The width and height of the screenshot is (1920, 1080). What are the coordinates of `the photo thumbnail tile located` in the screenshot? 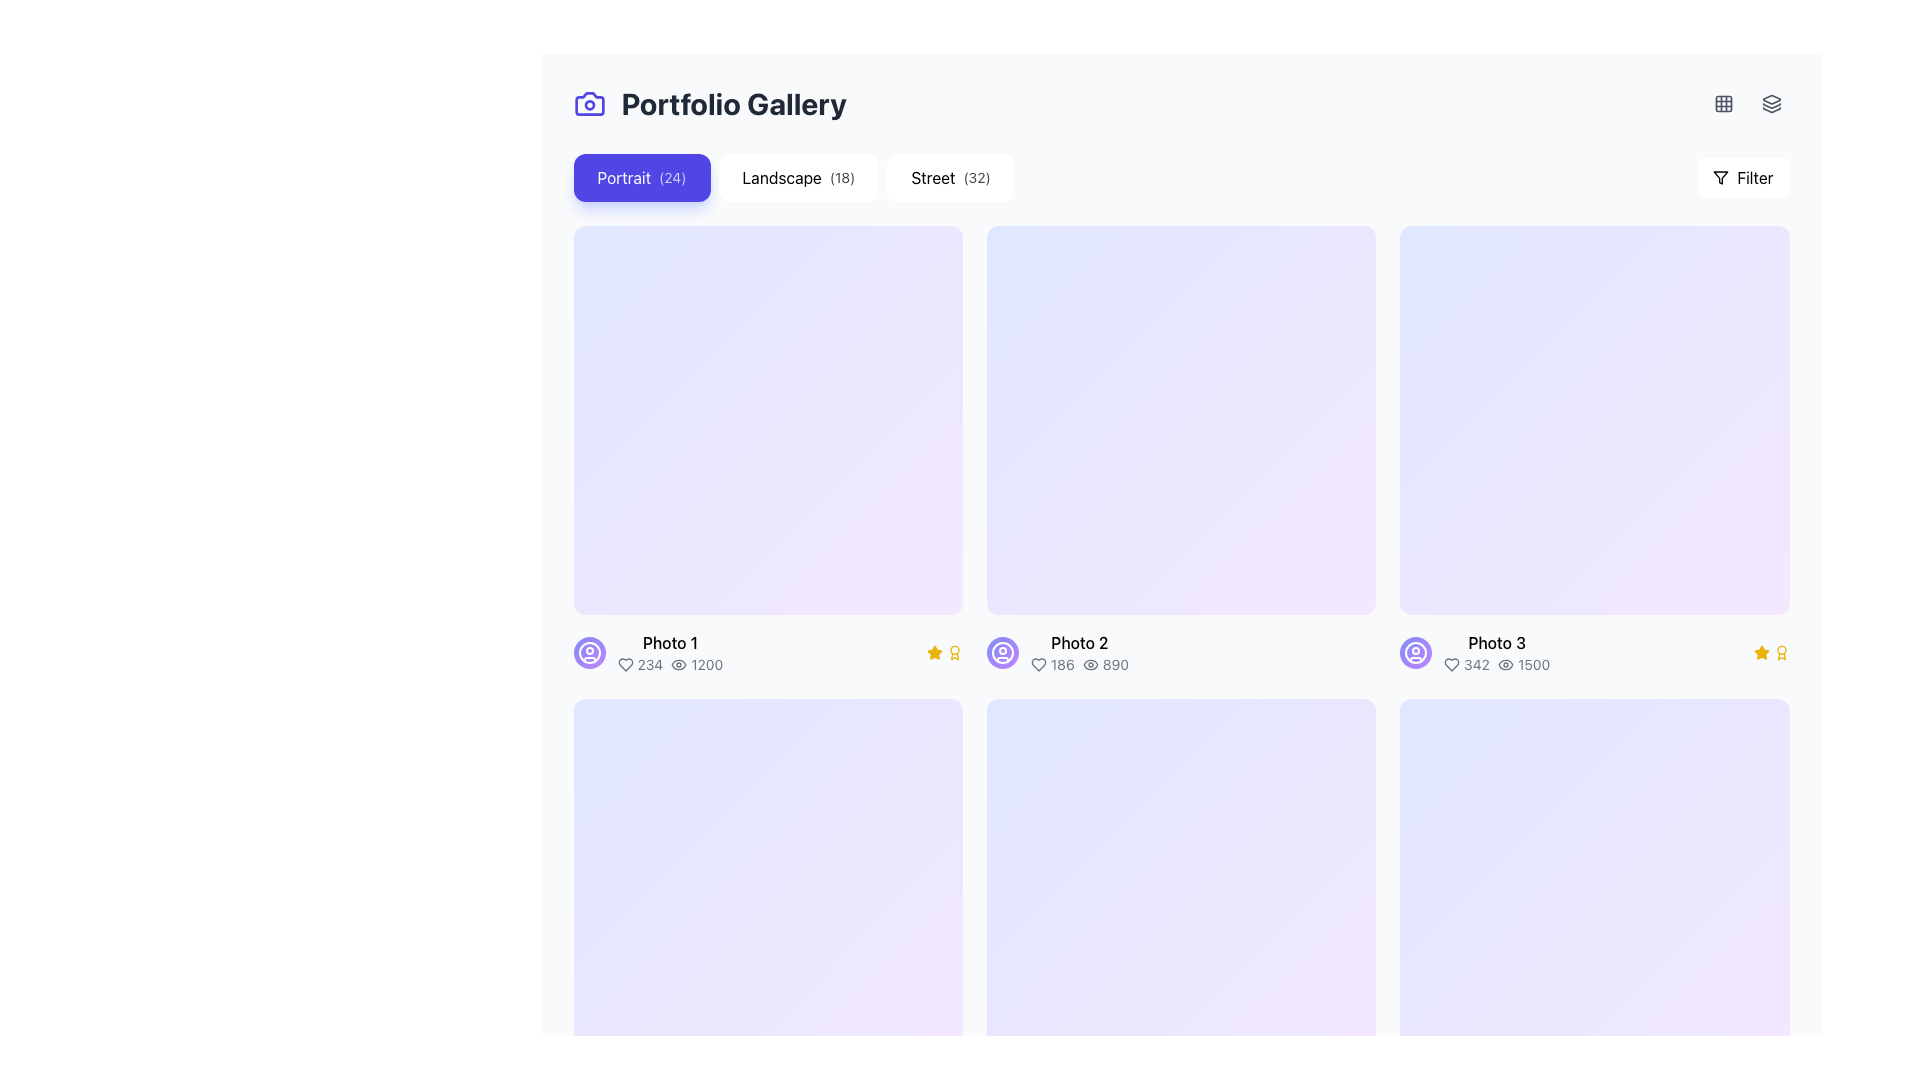 It's located at (1593, 450).